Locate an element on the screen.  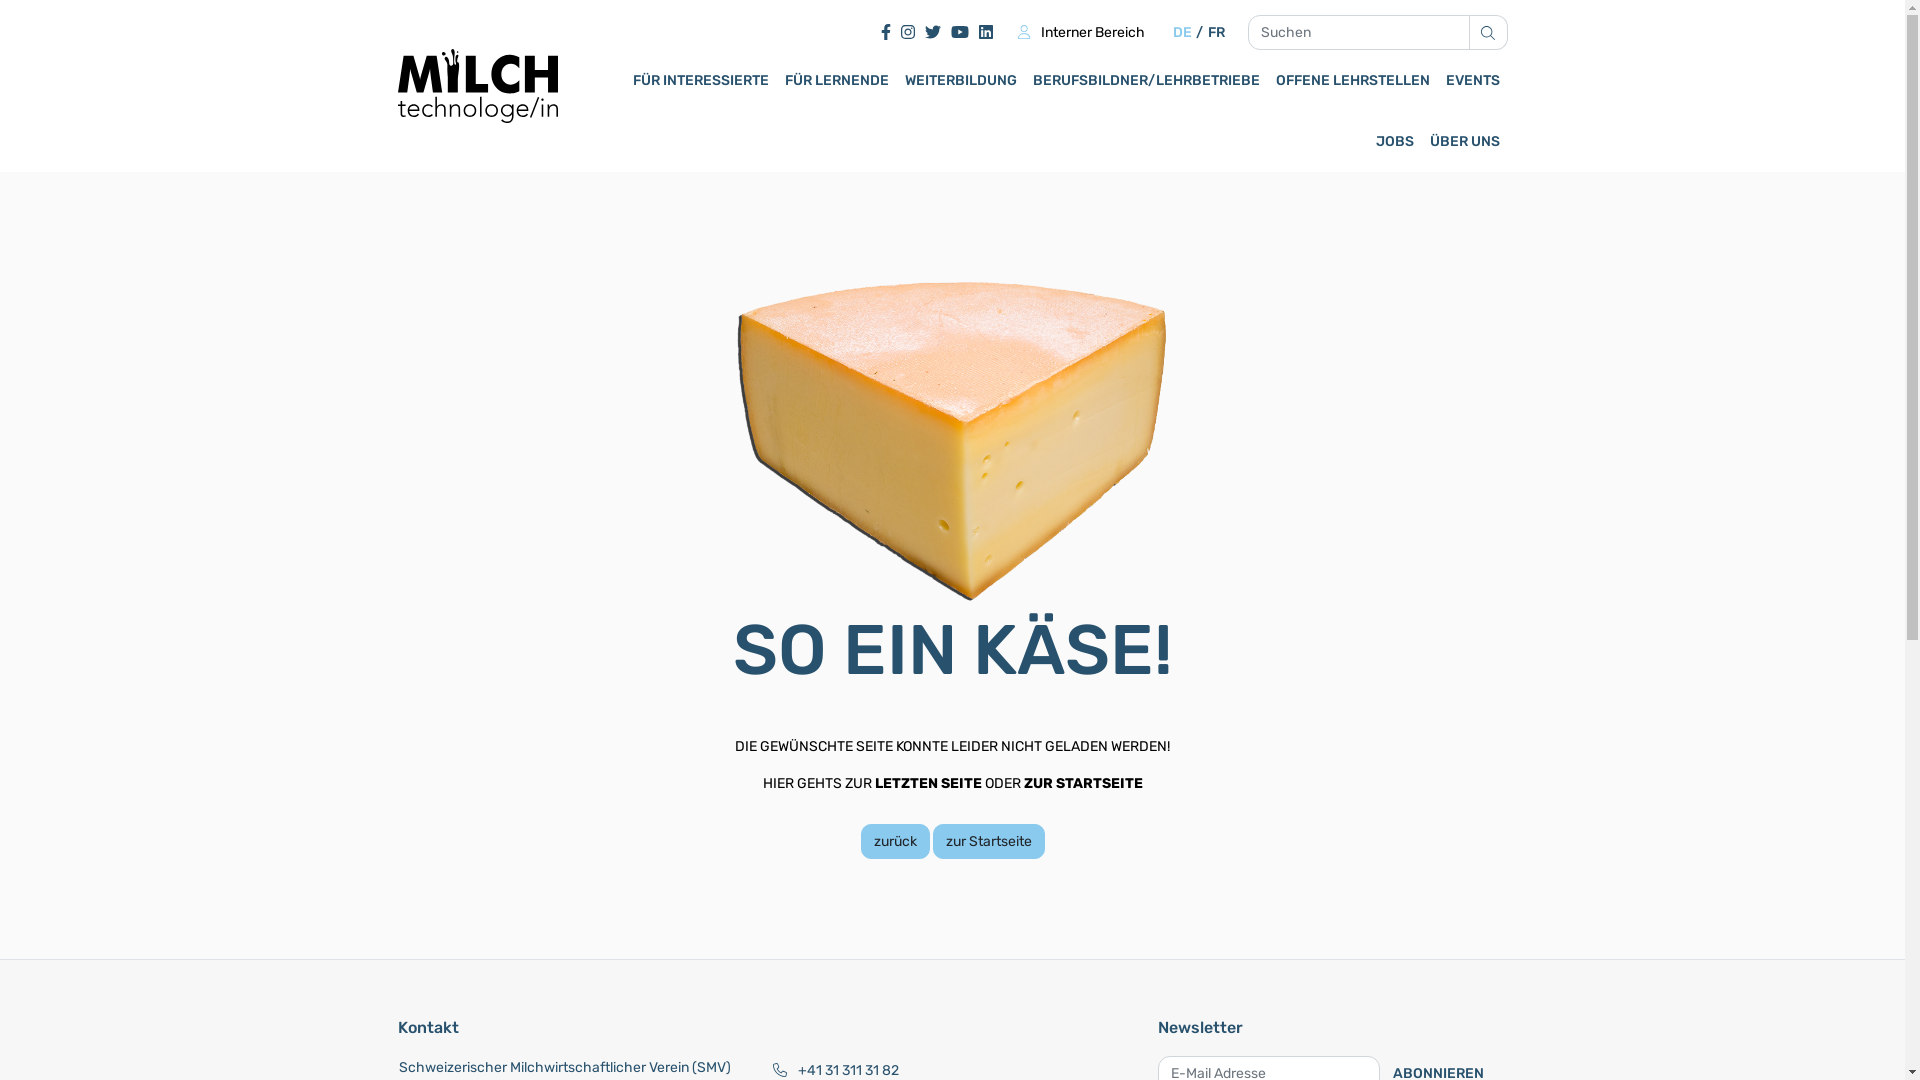
'+41 31 311 31 82' is located at coordinates (848, 1069).